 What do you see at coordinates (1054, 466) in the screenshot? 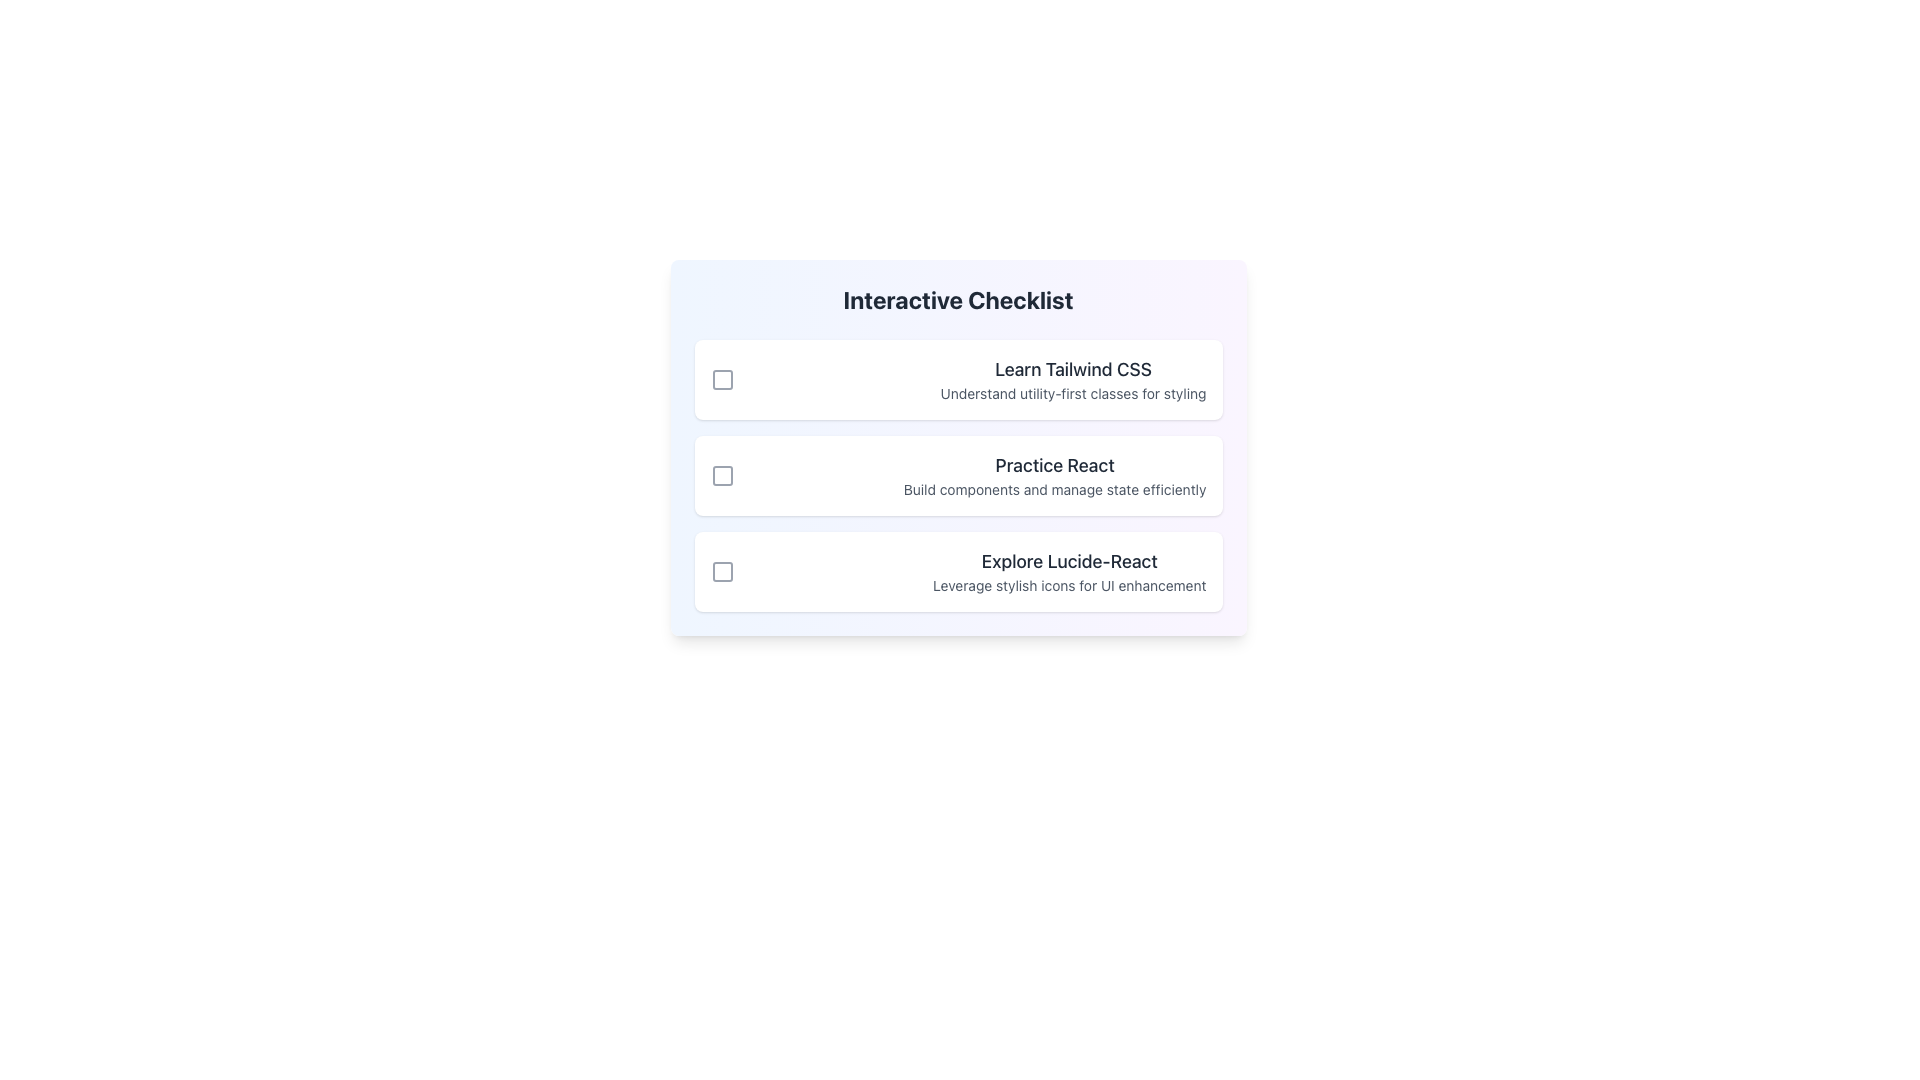
I see `the Text label located in the second item of the checklist, which is positioned below 'Learn Tailwind CSS' and above 'Explore Lucide-React', to provide context to the user` at bounding box center [1054, 466].